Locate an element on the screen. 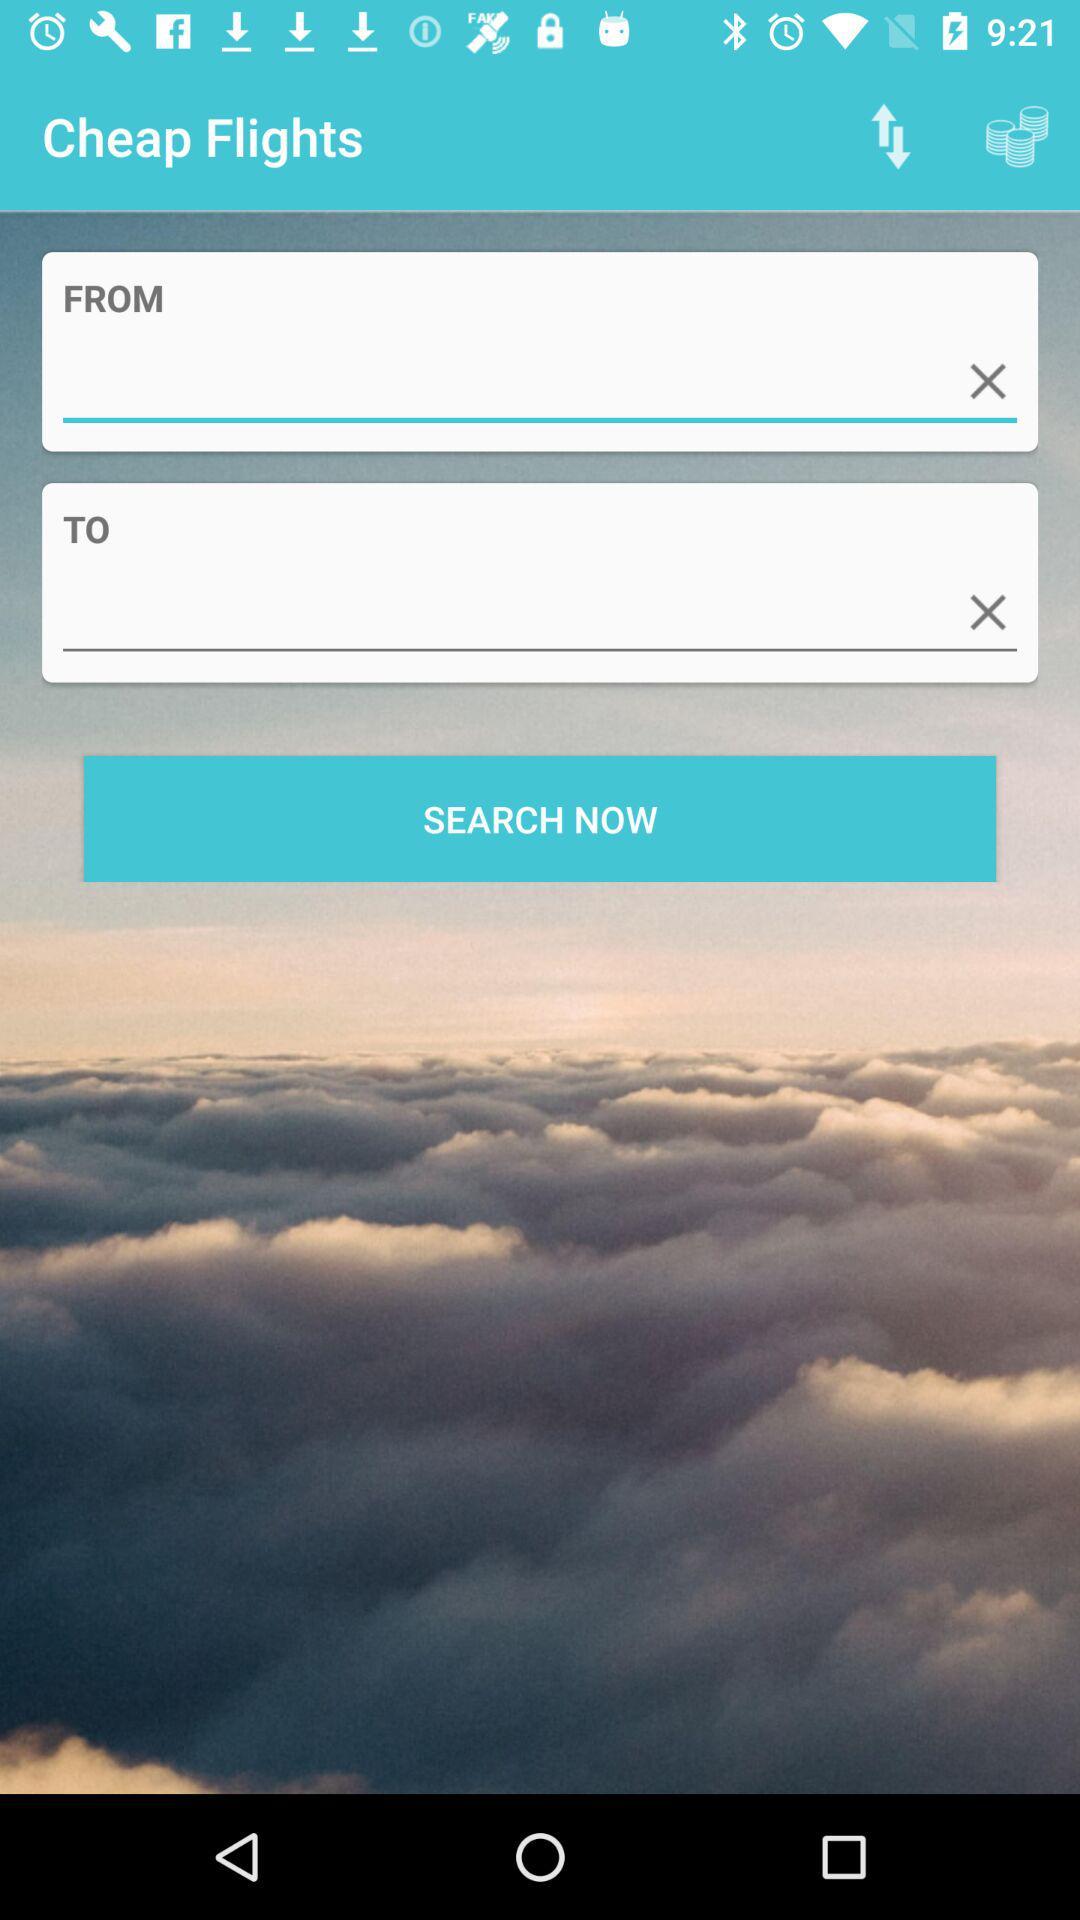 Image resolution: width=1080 pixels, height=1920 pixels. search information is located at coordinates (540, 381).